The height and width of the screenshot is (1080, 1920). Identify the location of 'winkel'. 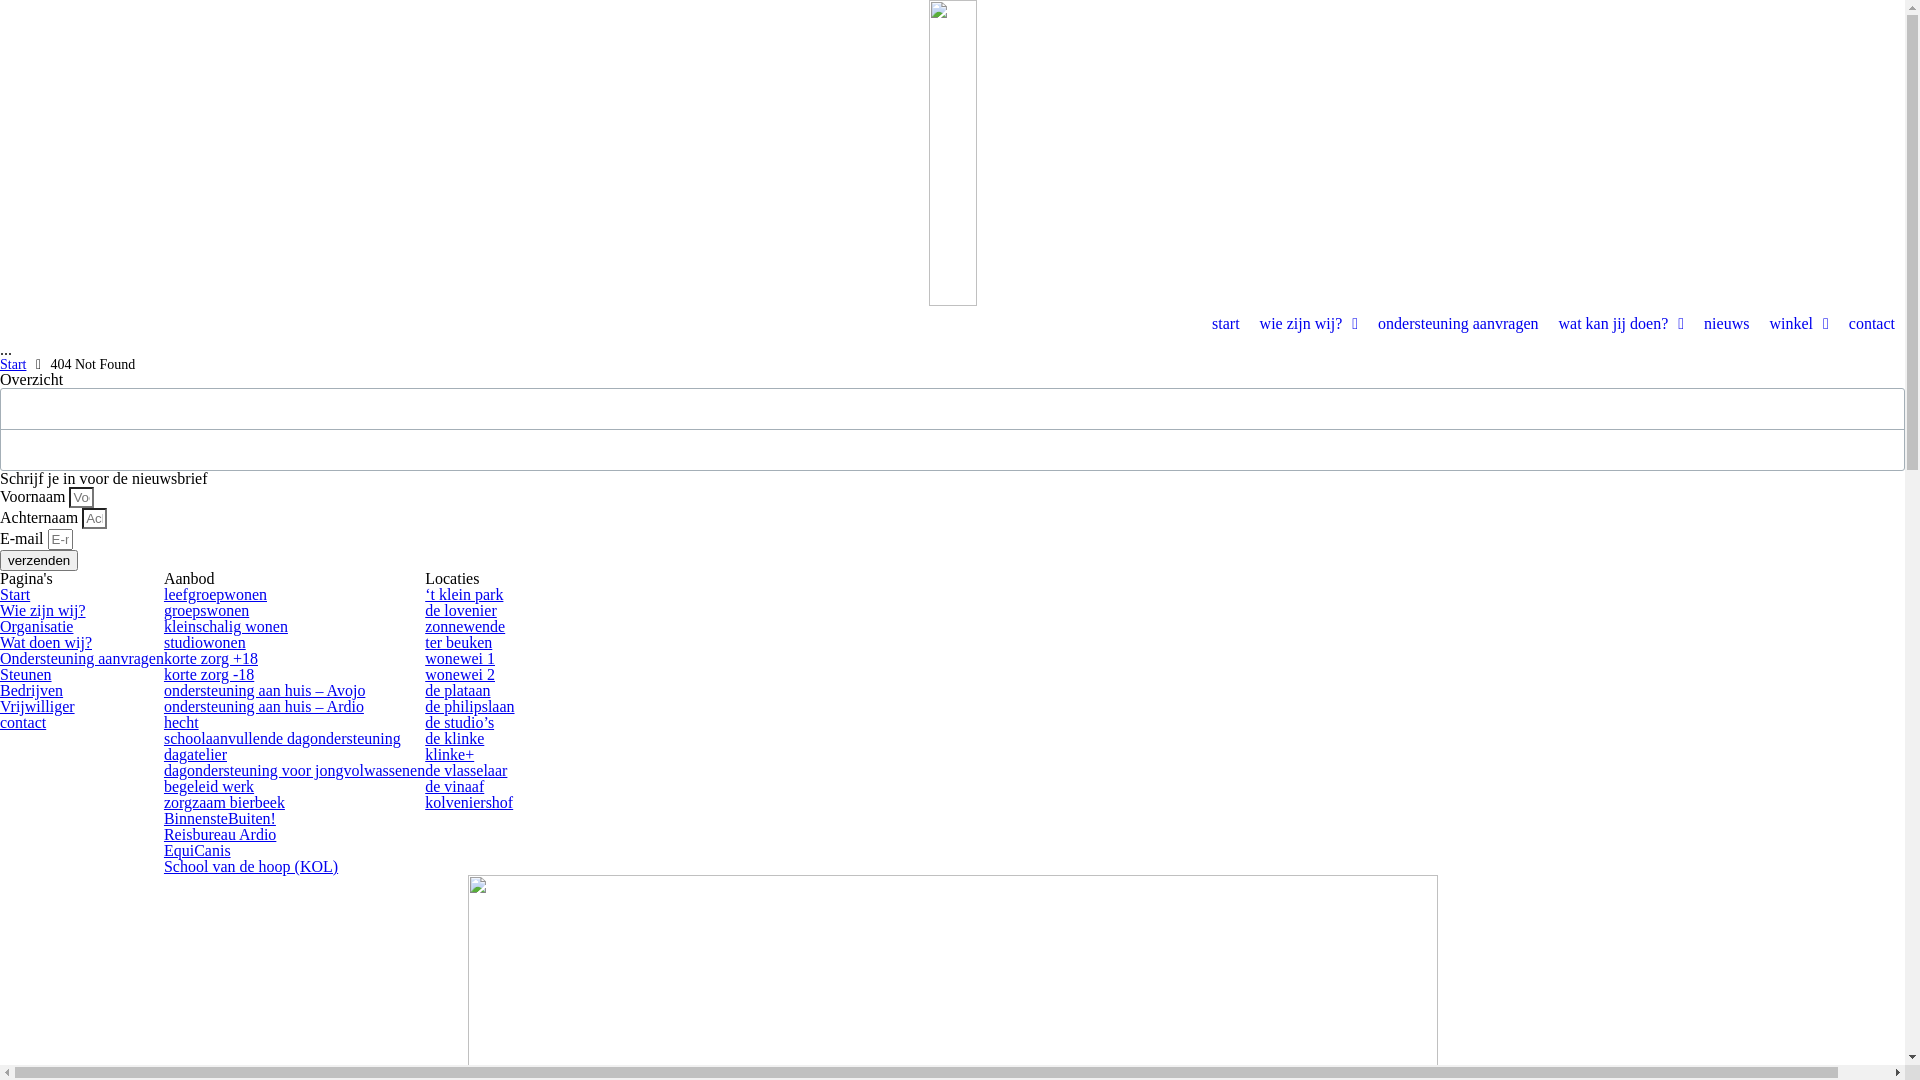
(1798, 323).